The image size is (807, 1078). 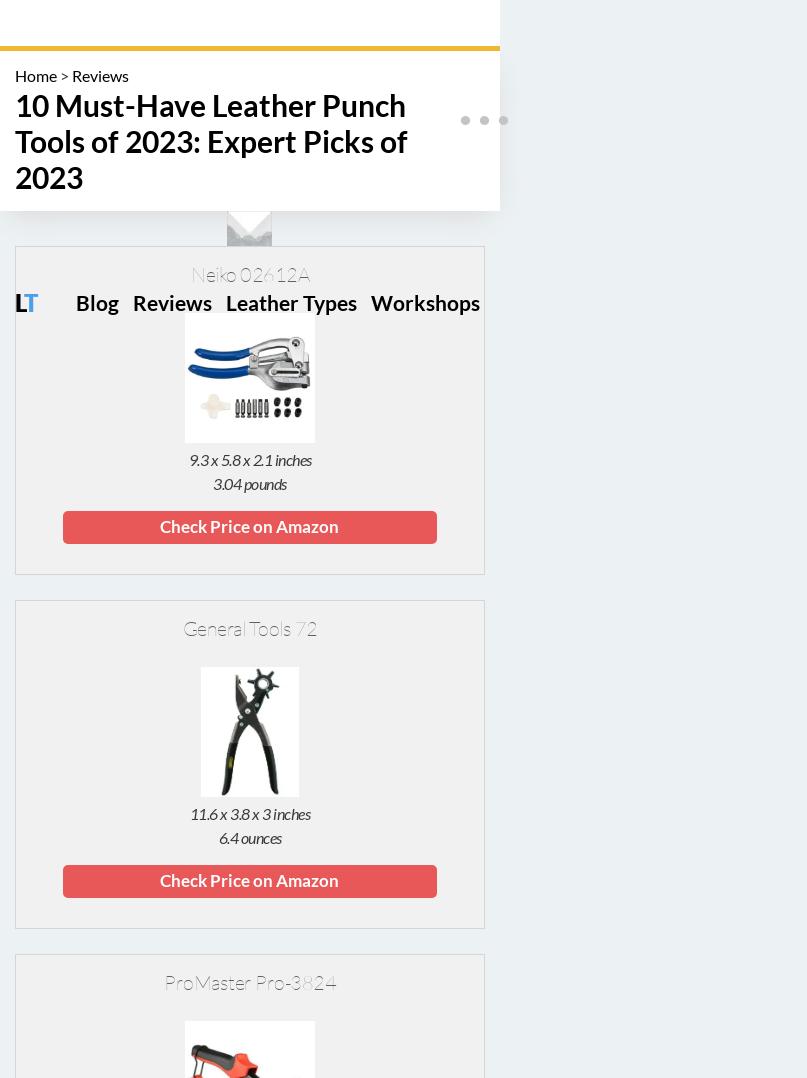 I want to click on '10 Must-Have Leather Punch Tools of 2023: Expert Picks of 2023', so click(x=211, y=141).